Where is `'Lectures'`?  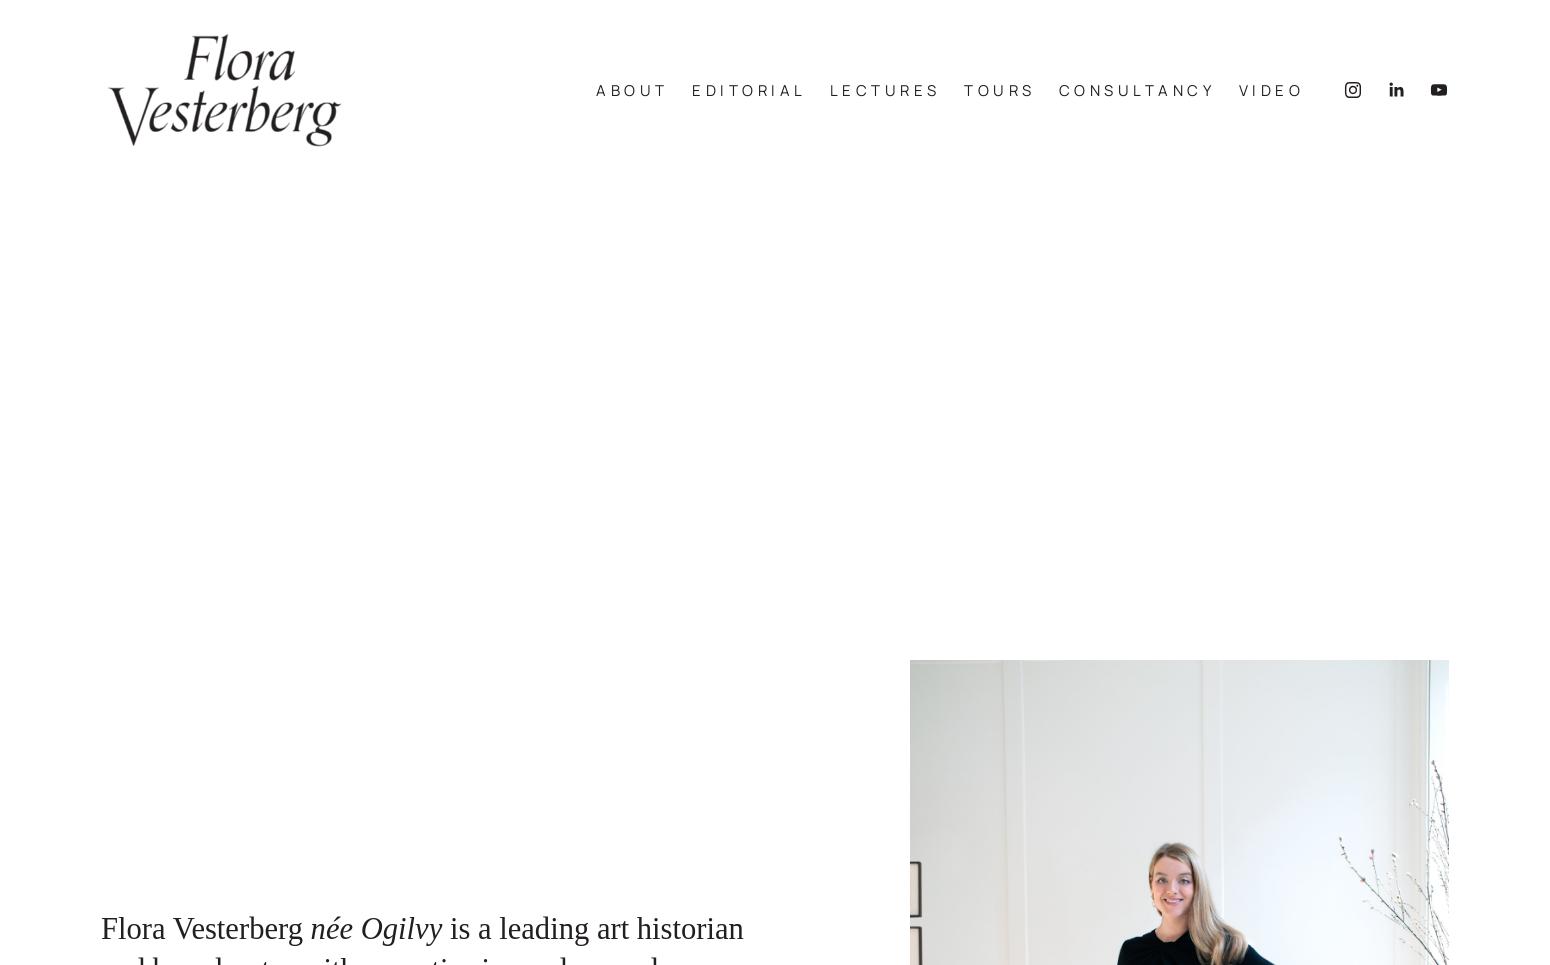 'Lectures' is located at coordinates (827, 99).